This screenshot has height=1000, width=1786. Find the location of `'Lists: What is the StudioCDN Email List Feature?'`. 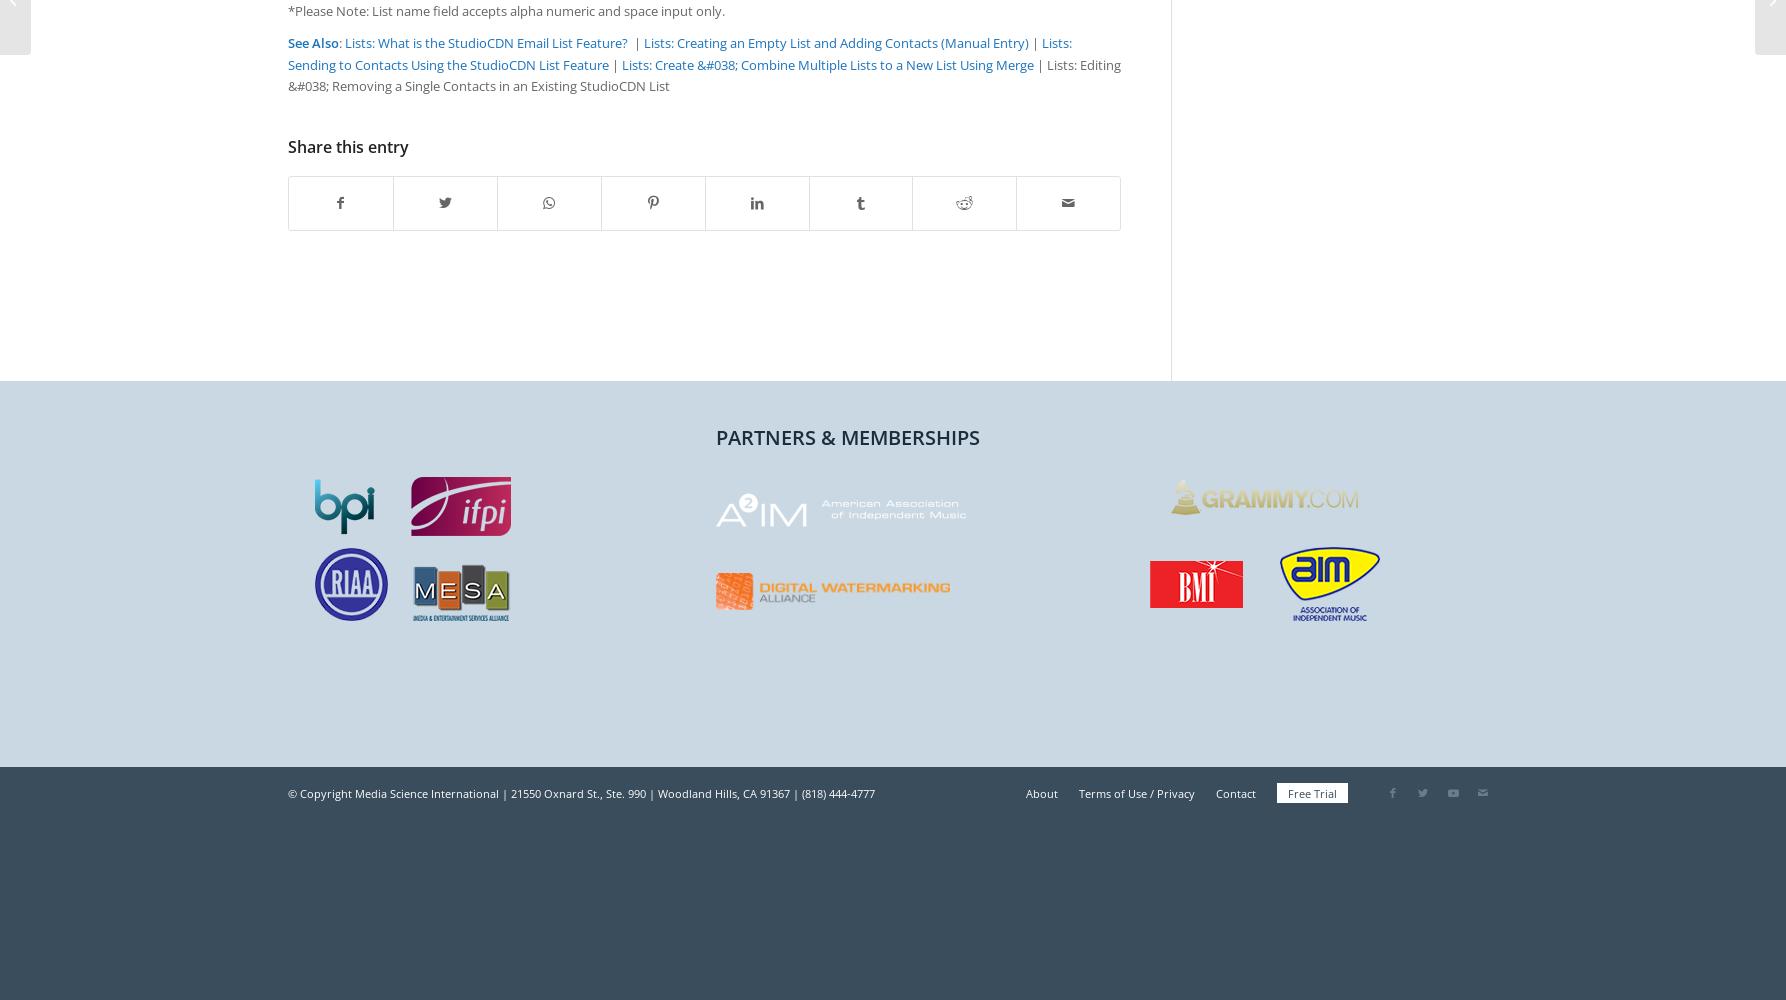

'Lists: What is the StudioCDN Email List Feature?' is located at coordinates (486, 43).